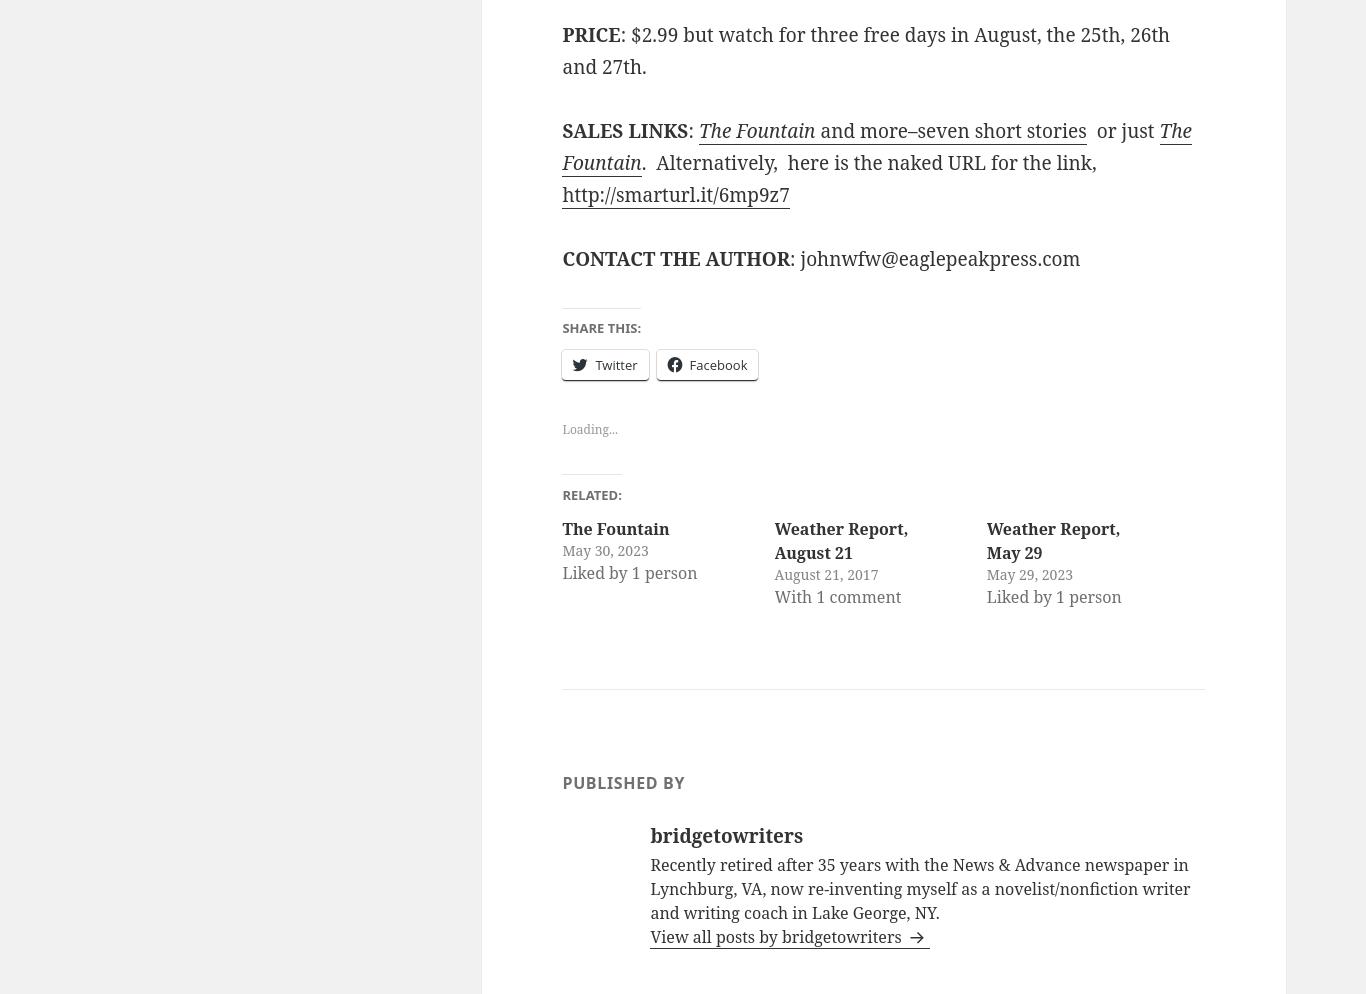 This screenshot has height=994, width=1366. I want to click on 'Published by', so click(622, 782).